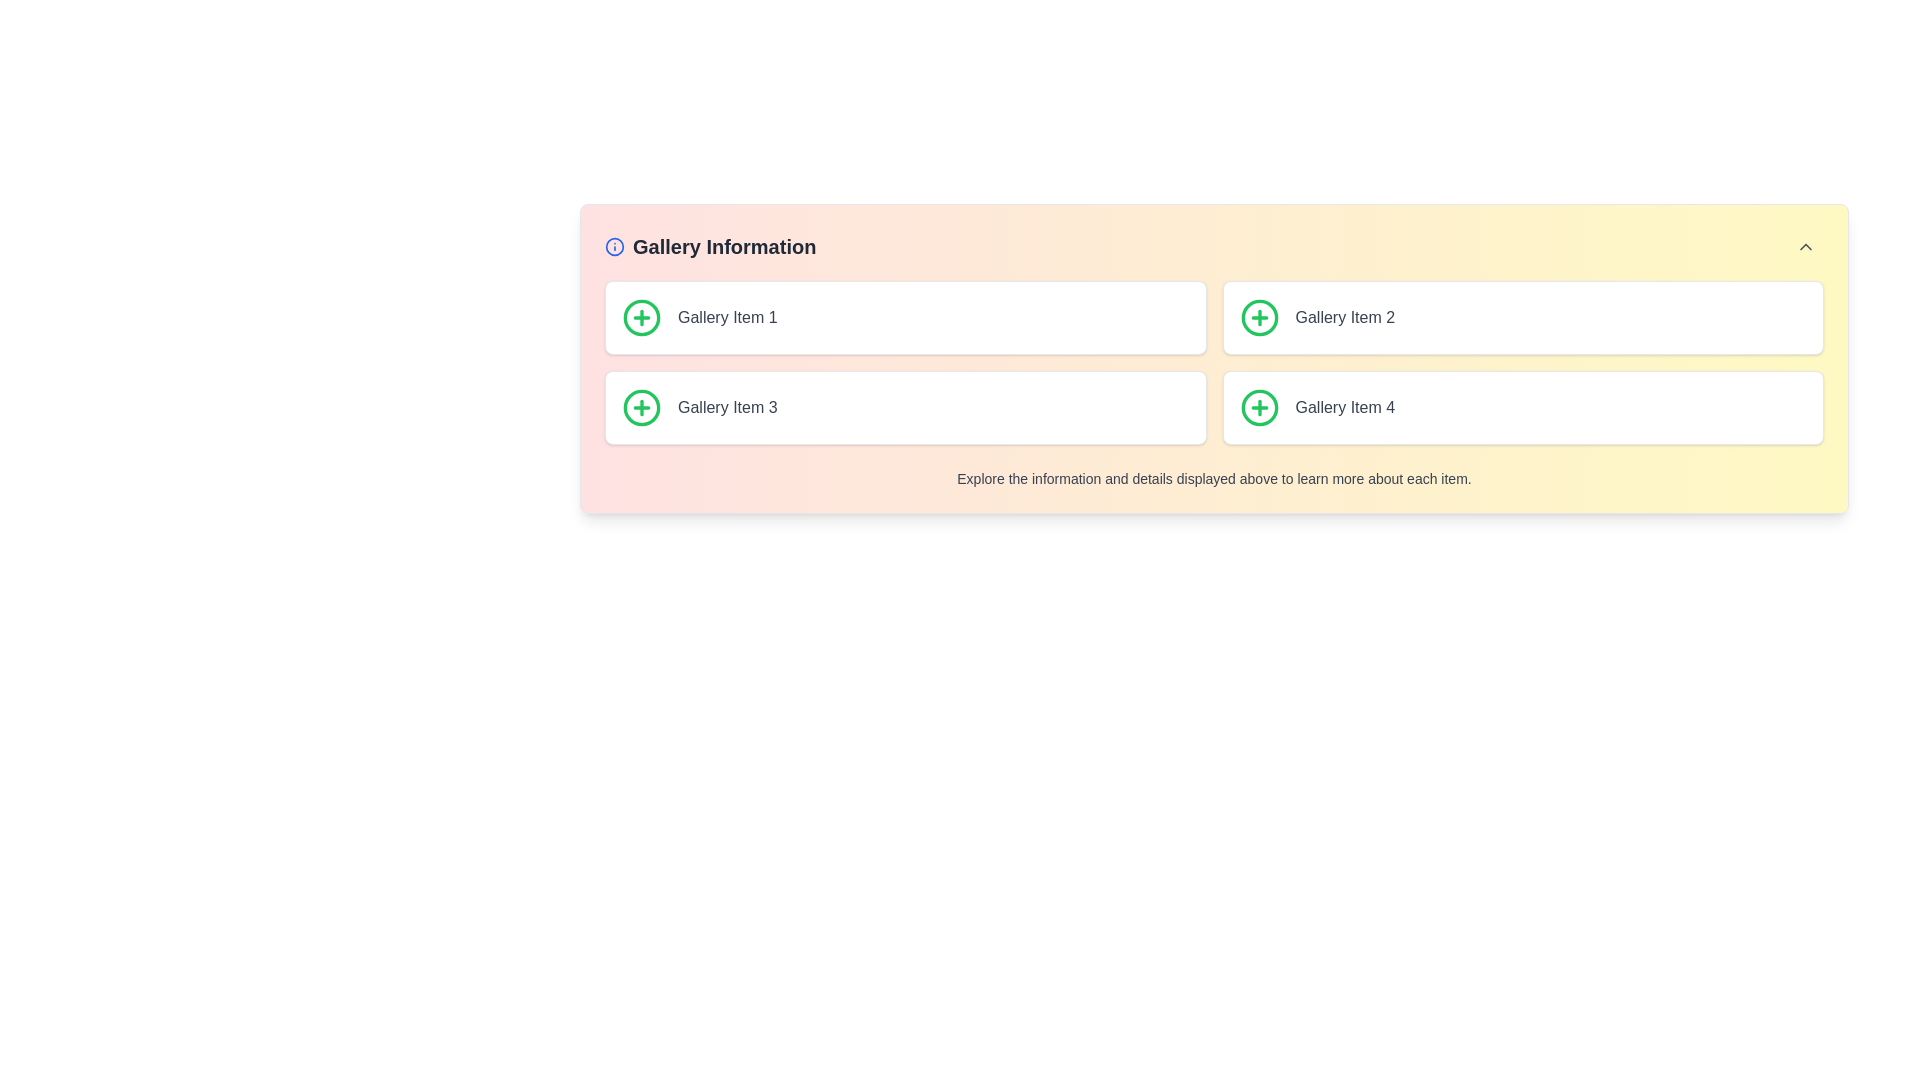  What do you see at coordinates (642, 407) in the screenshot?
I see `the icon button located to the left of the text 'Gallery Item 3' within the card component in the 'Gallery Information' section` at bounding box center [642, 407].